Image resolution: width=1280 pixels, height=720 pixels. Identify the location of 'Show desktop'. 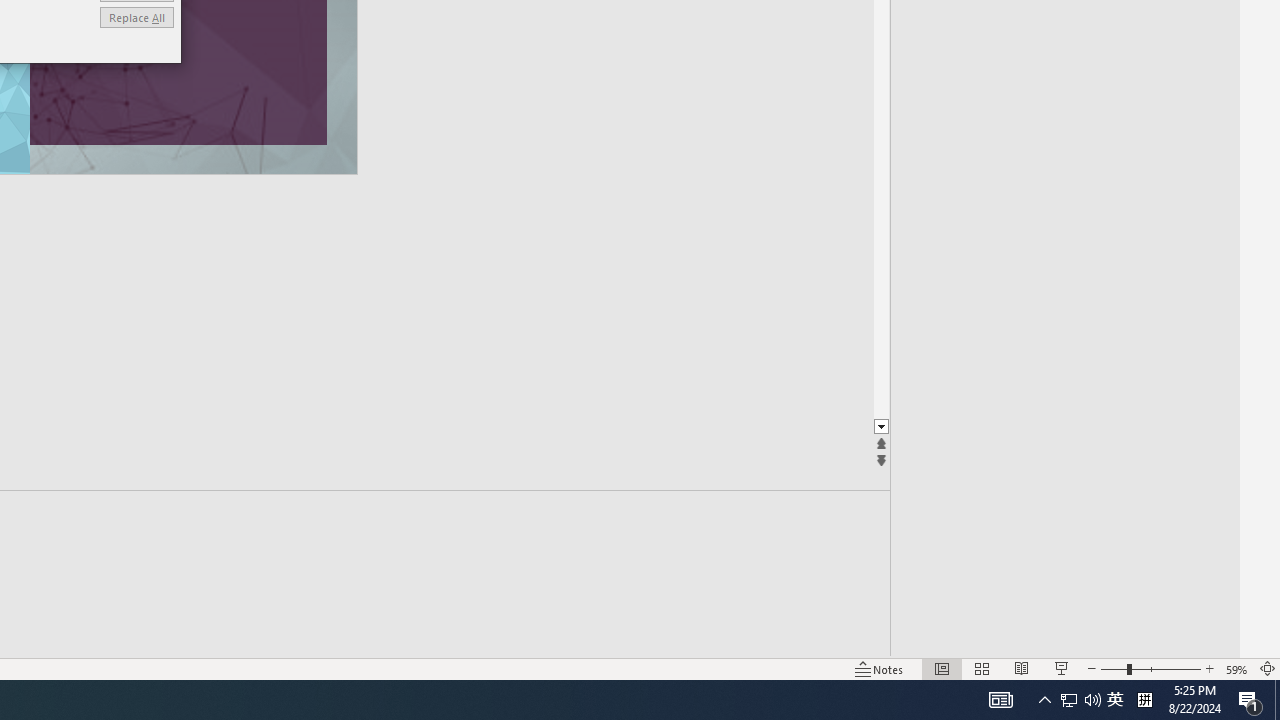
(1276, 698).